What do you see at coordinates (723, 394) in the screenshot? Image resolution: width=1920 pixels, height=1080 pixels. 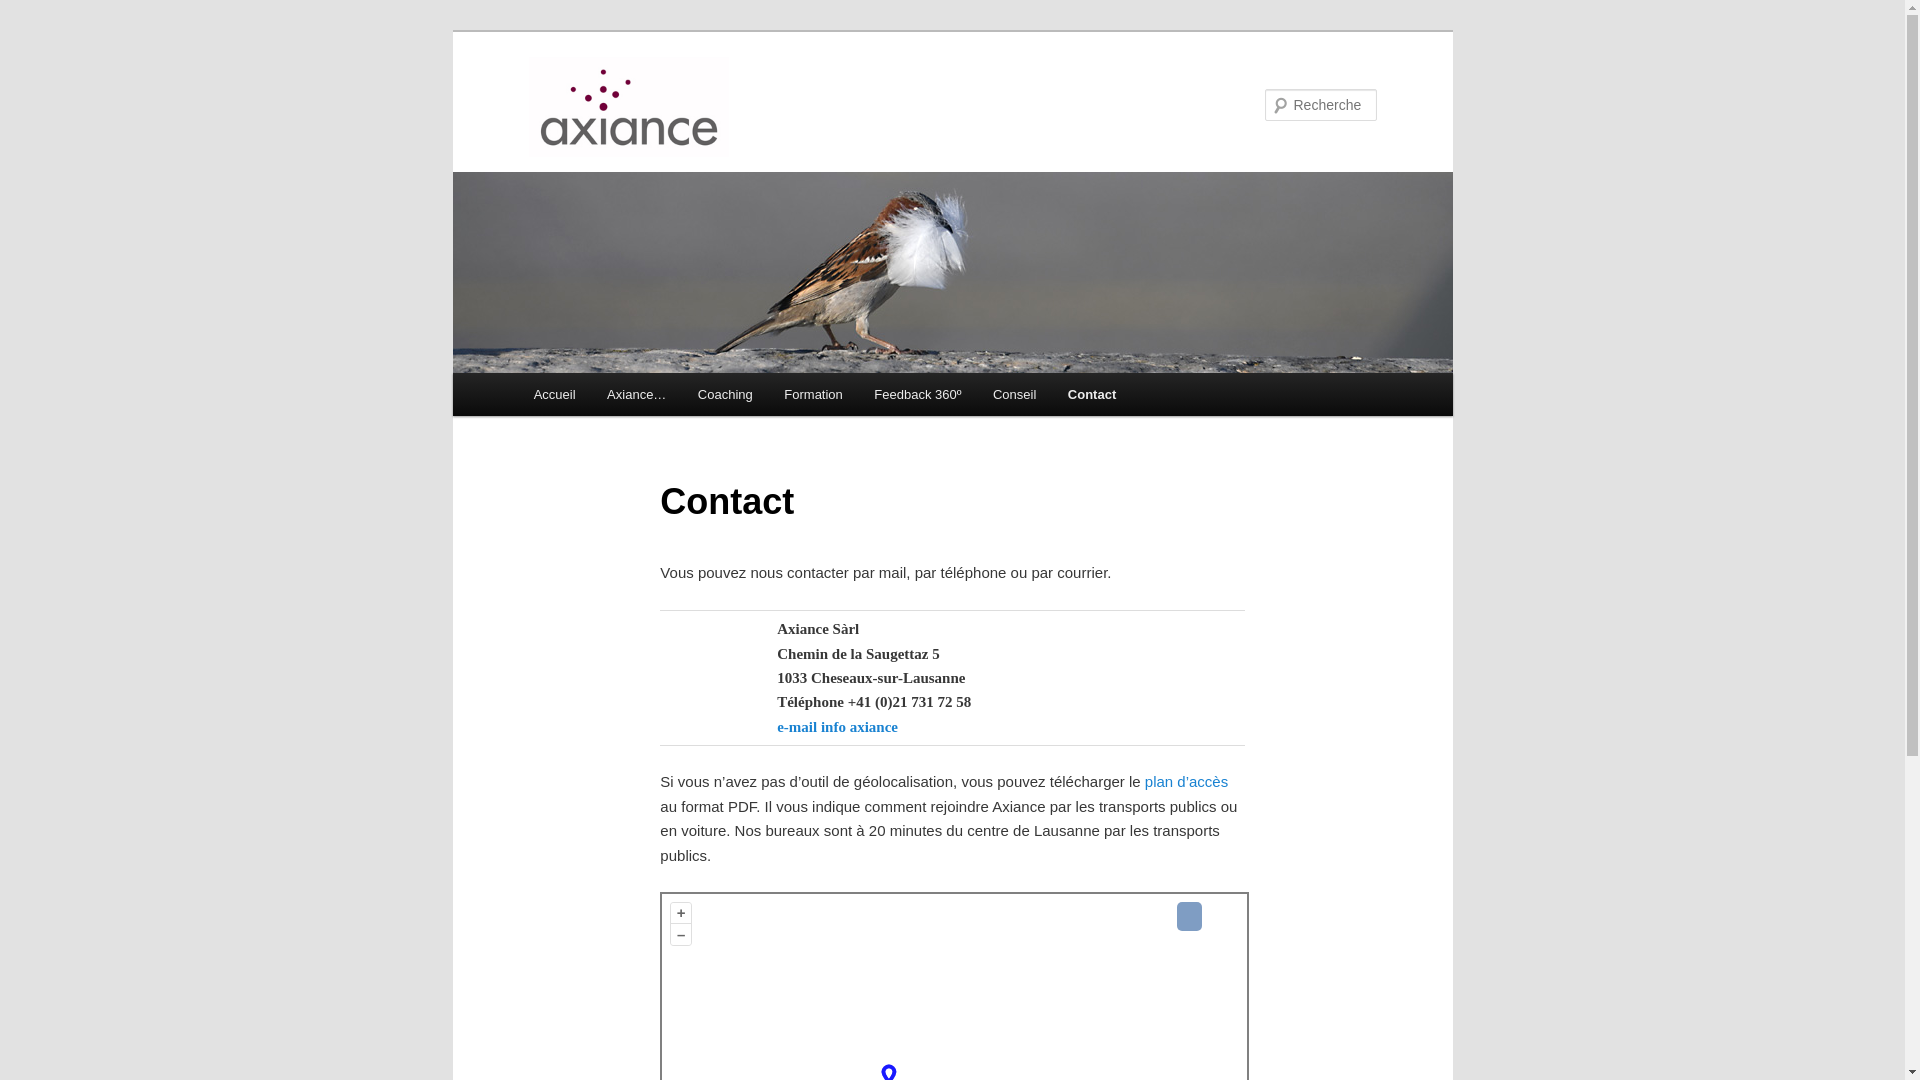 I see `'Coaching'` at bounding box center [723, 394].